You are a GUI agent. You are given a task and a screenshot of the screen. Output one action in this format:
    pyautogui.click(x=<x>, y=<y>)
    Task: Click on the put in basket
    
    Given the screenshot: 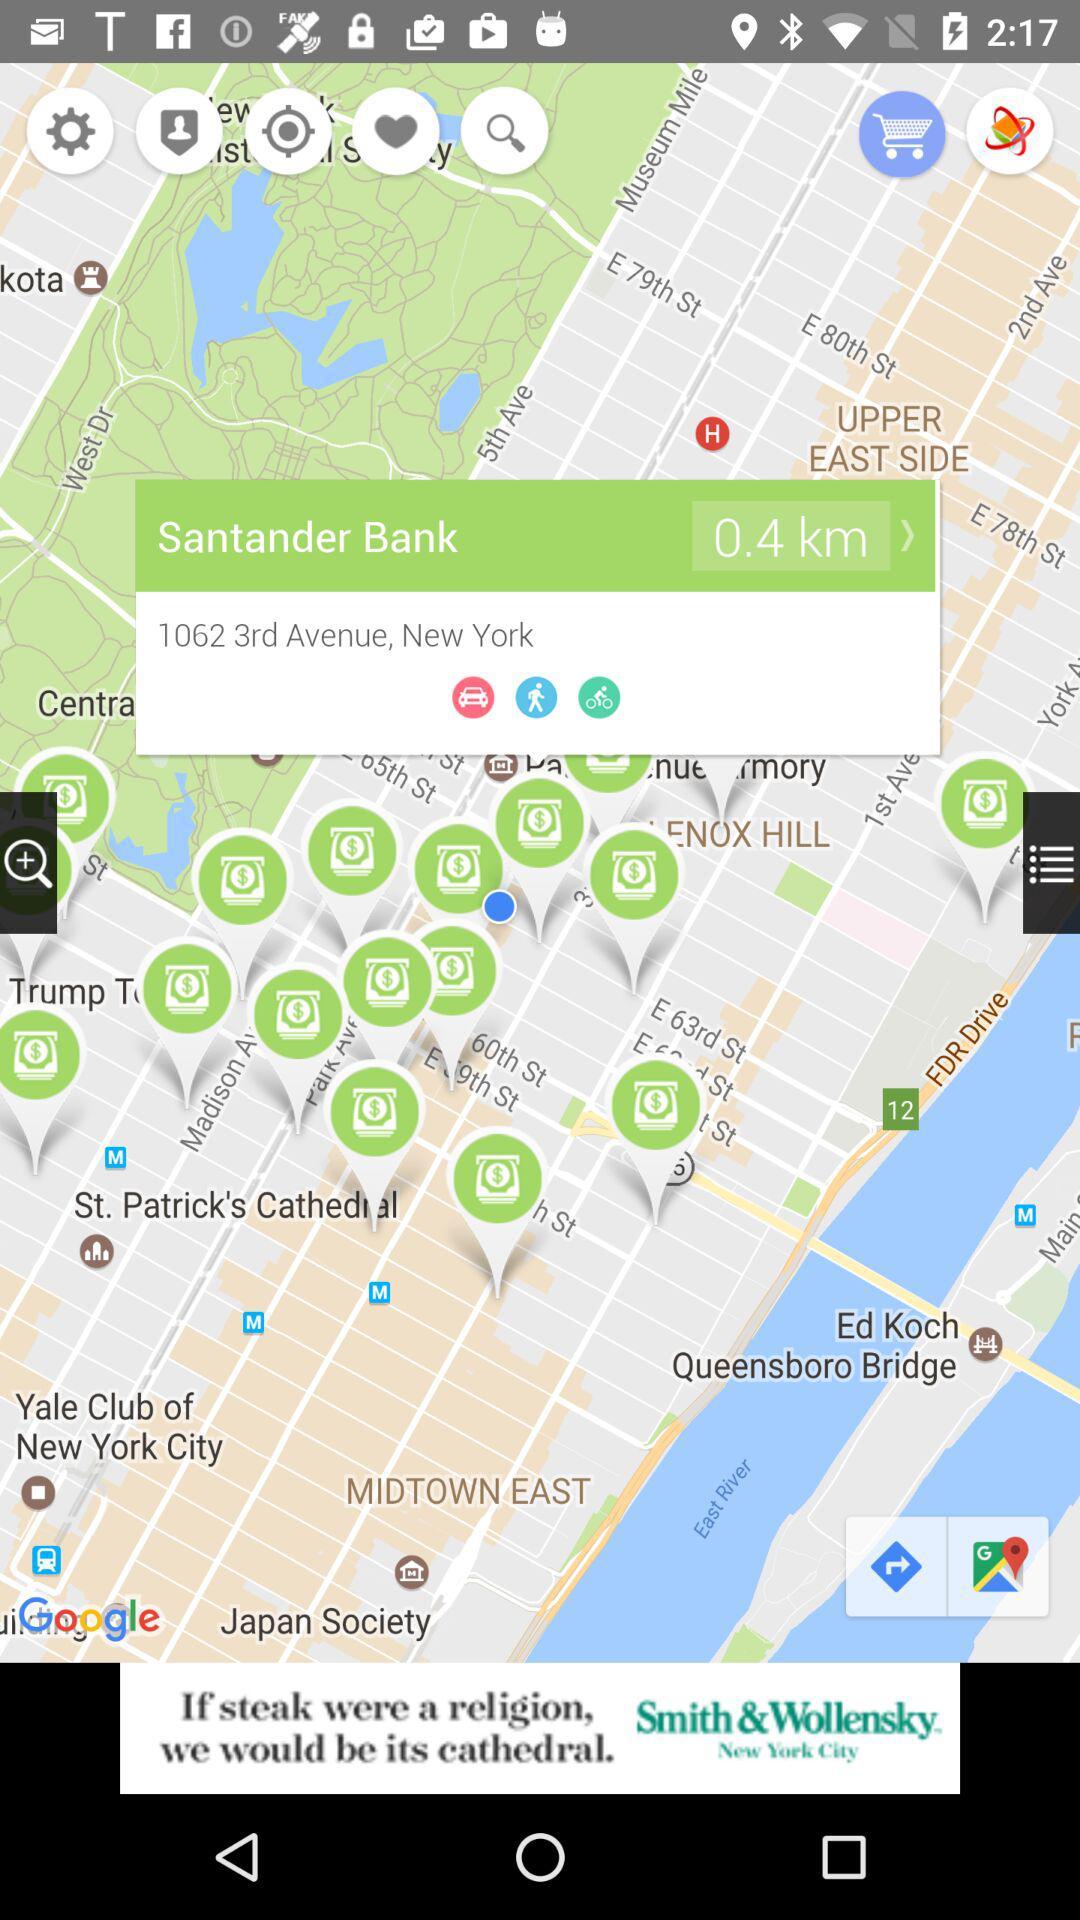 What is the action you would take?
    pyautogui.click(x=902, y=135)
    